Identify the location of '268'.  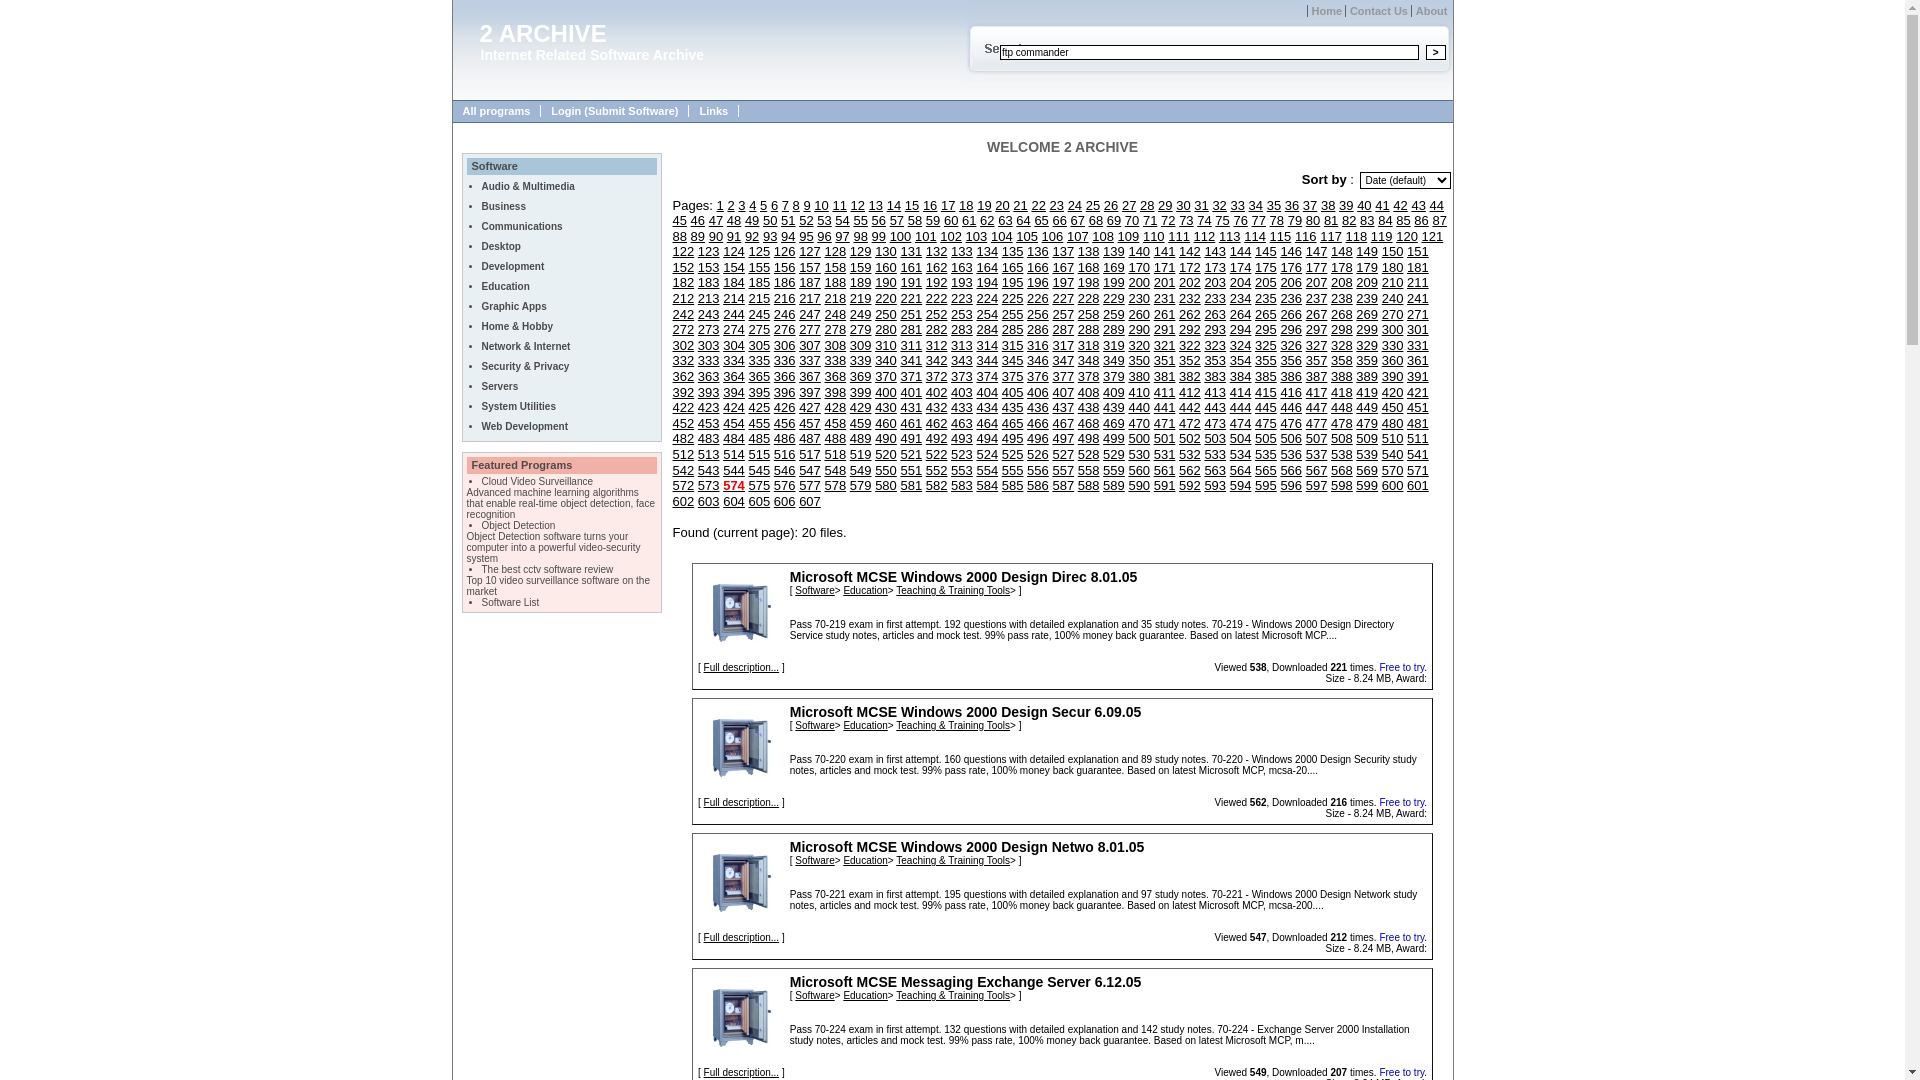
(1342, 314).